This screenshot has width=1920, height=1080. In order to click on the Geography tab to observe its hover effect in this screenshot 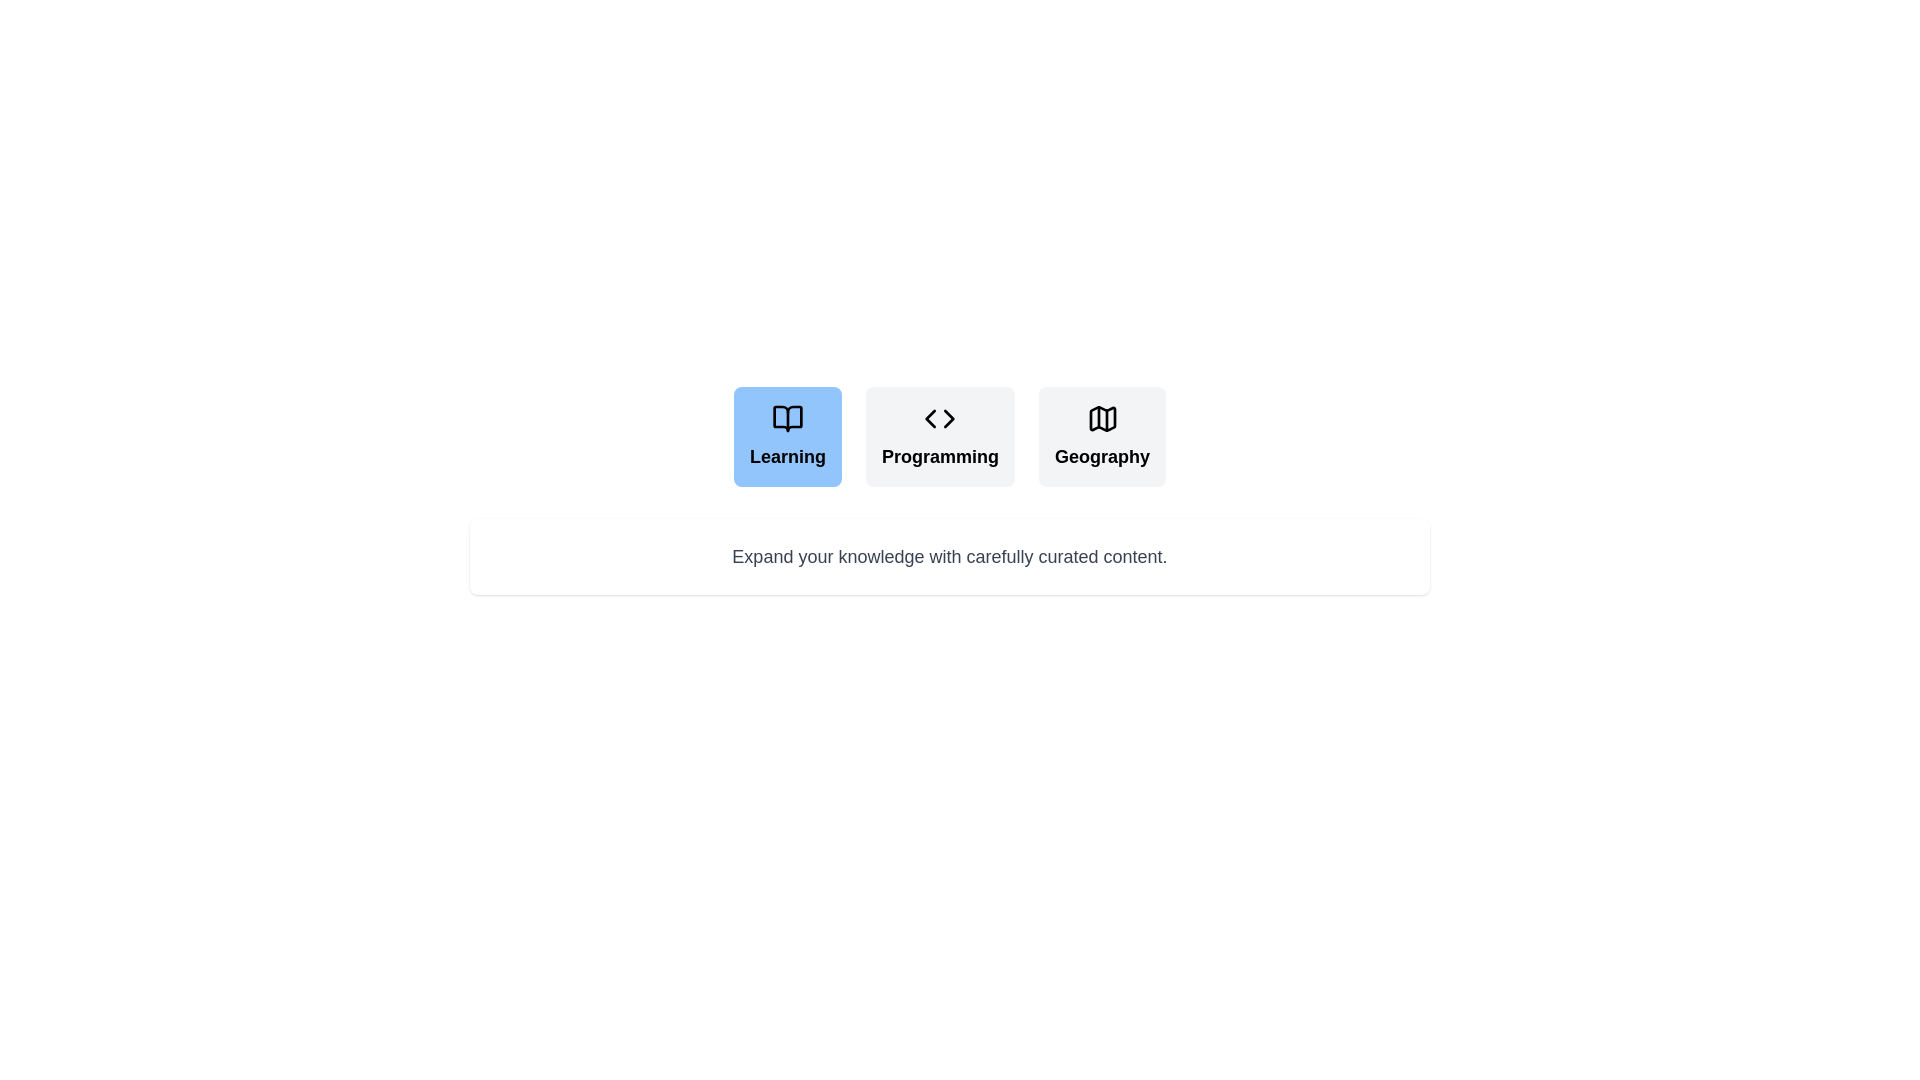, I will do `click(1101, 435)`.